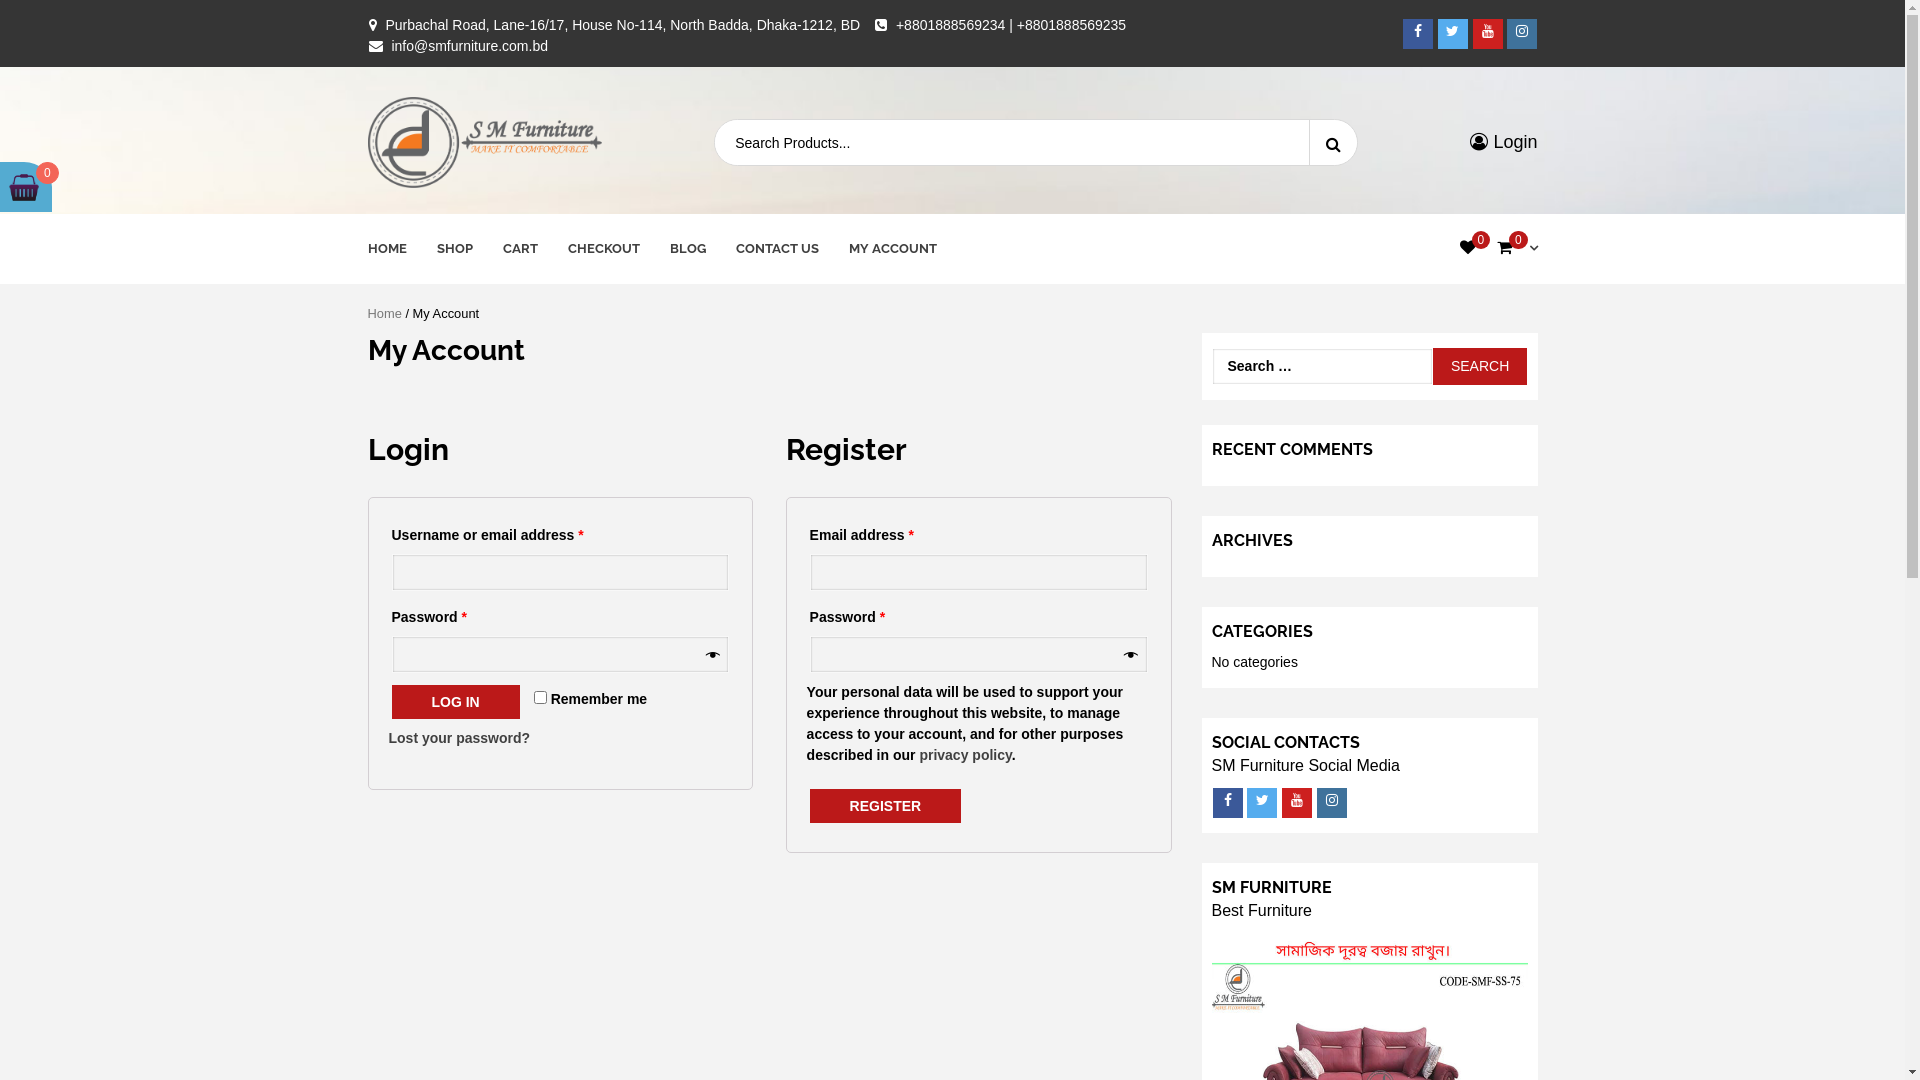 This screenshot has width=1920, height=1080. I want to click on 'HOME', so click(387, 248).